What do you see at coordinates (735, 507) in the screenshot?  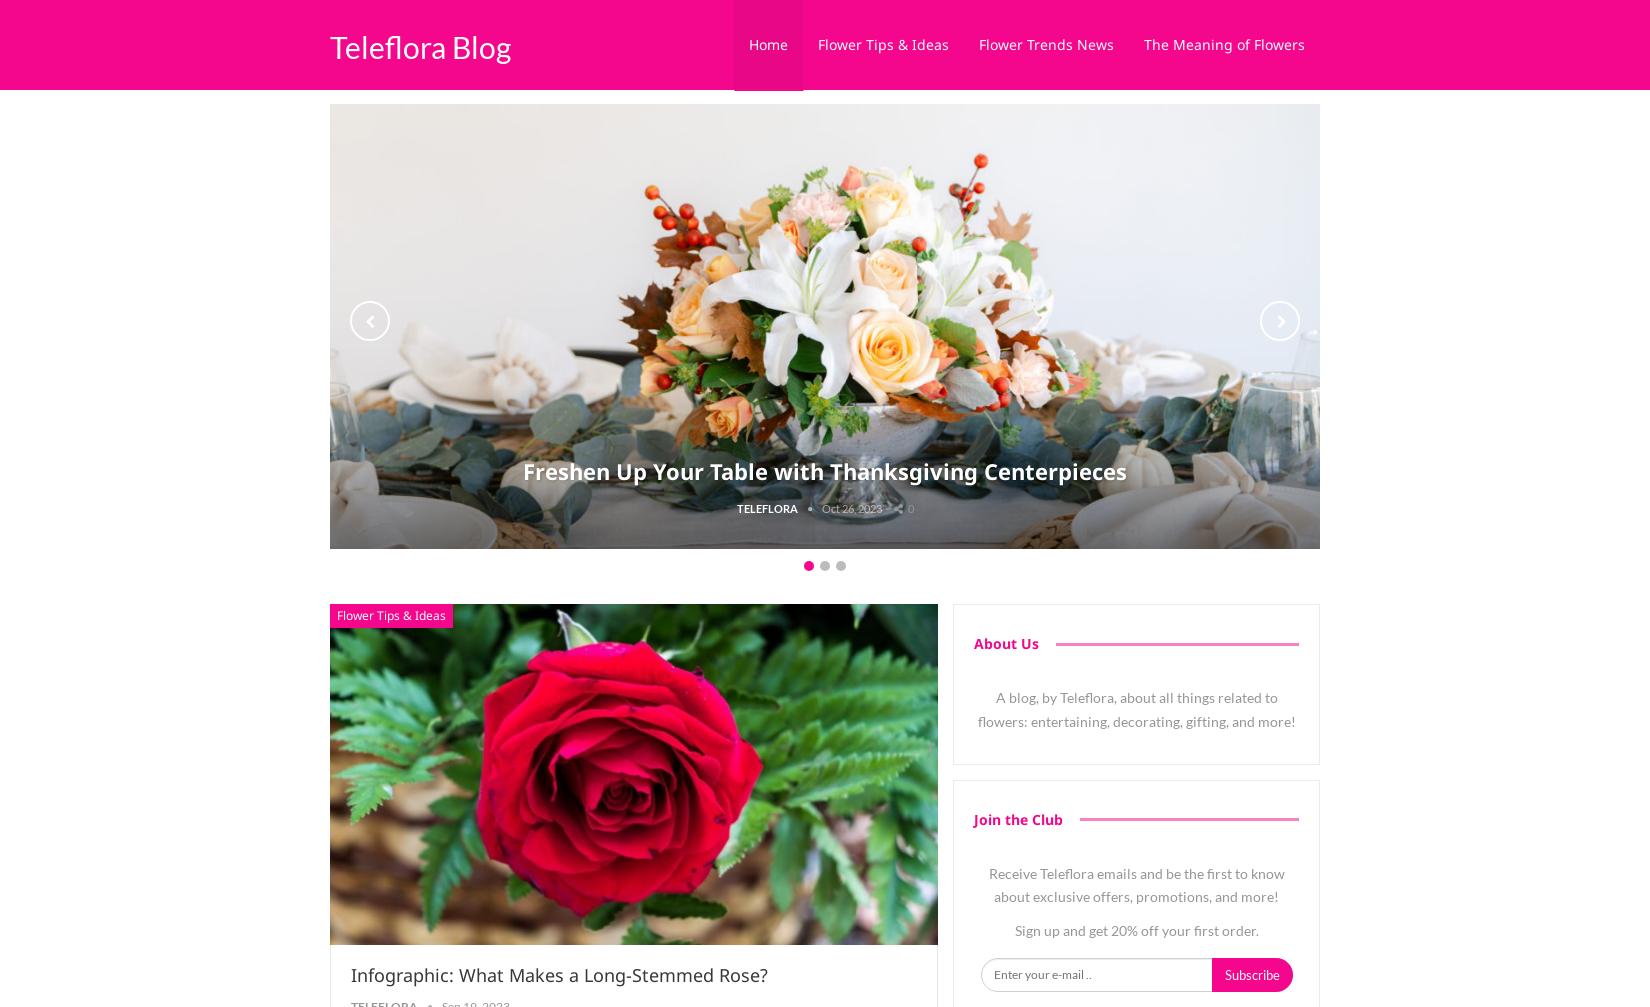 I see `'Teleflora'` at bounding box center [735, 507].